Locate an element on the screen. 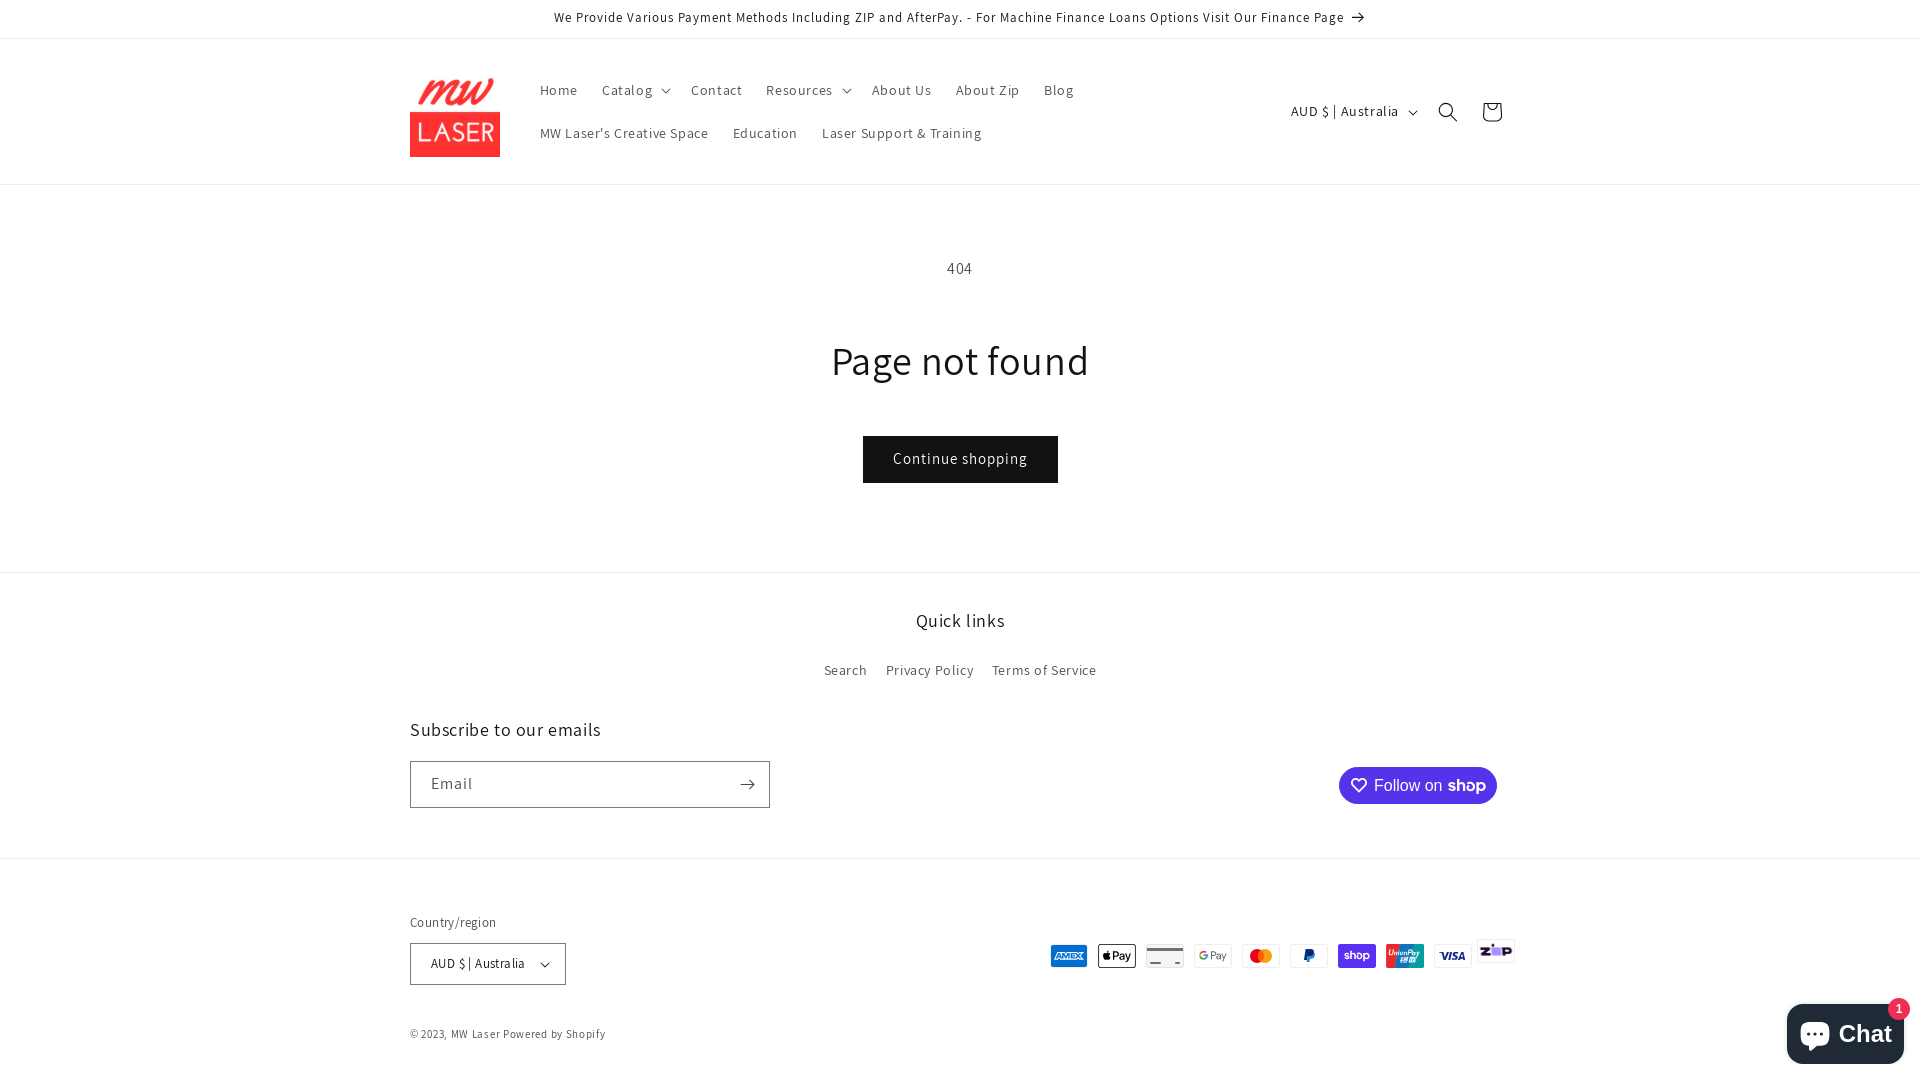 This screenshot has width=1920, height=1080. 'About Zip' is located at coordinates (988, 88).